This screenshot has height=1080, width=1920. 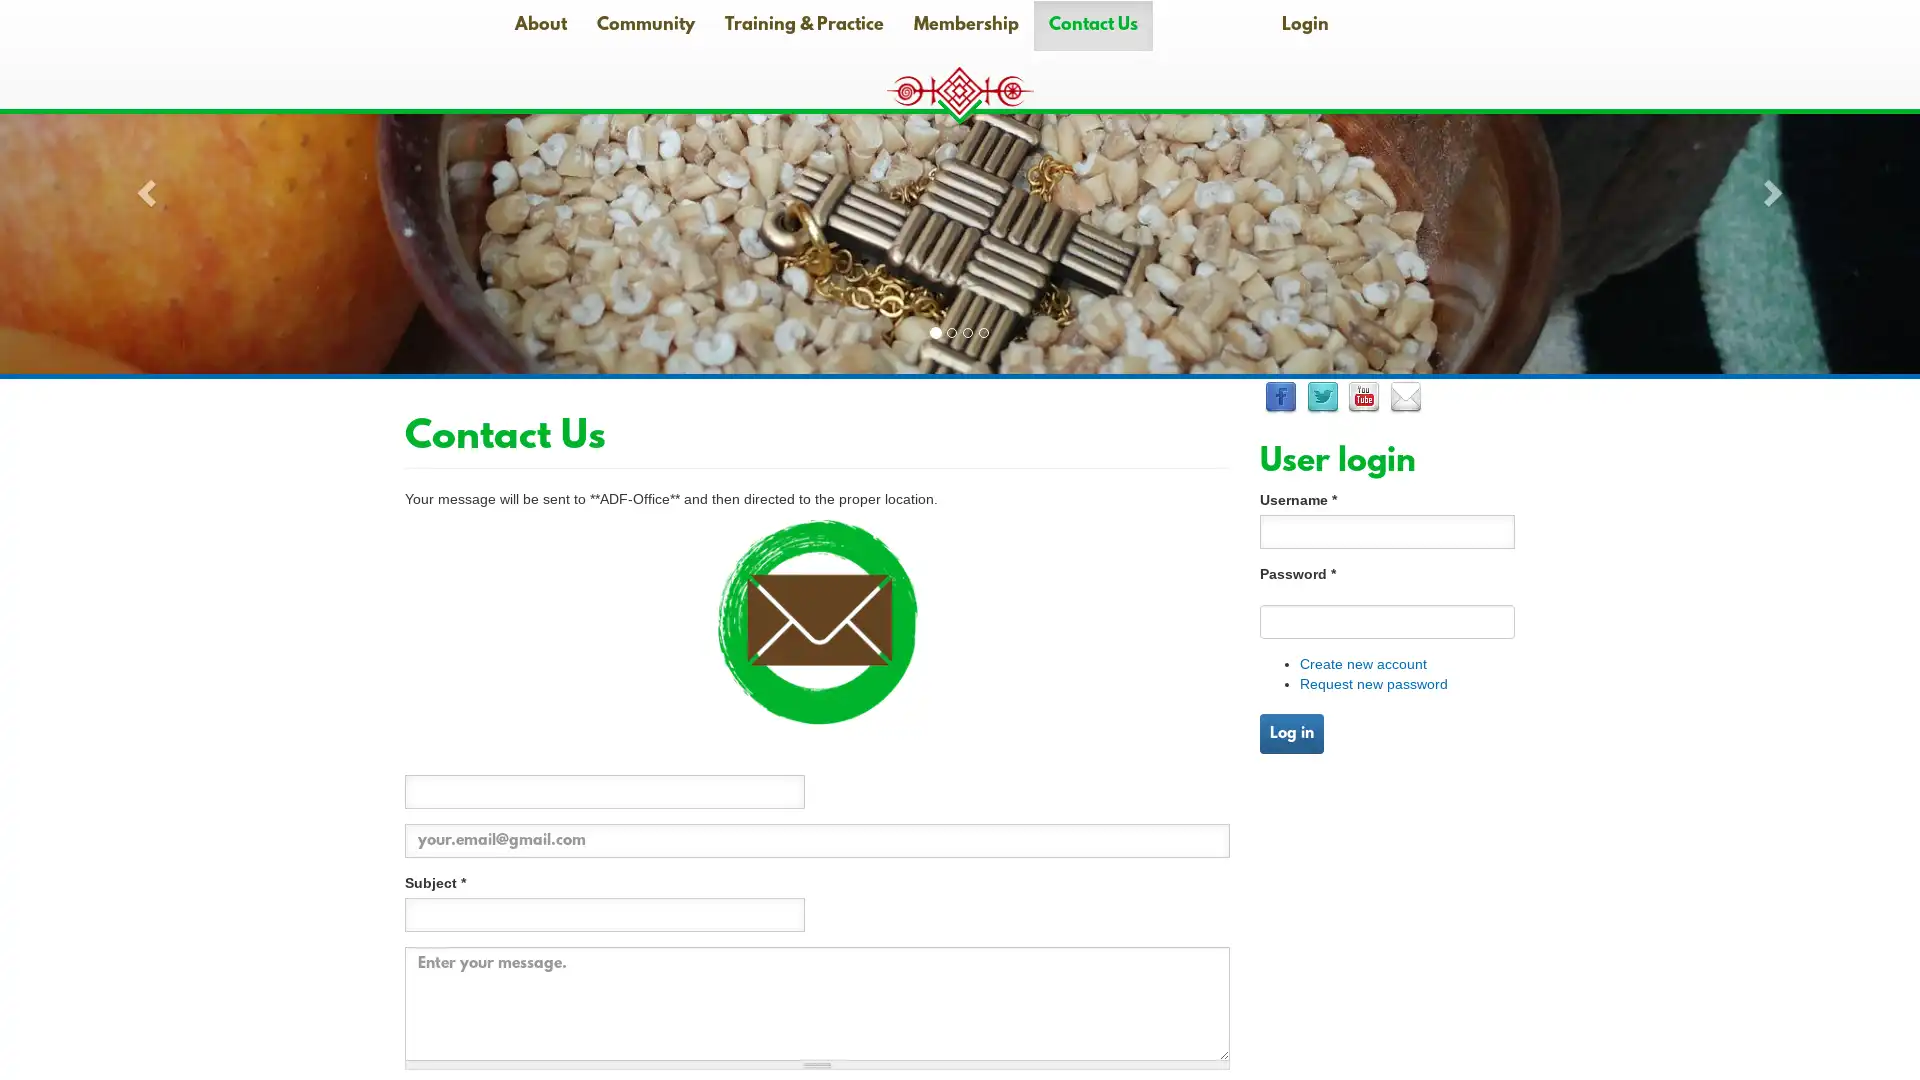 I want to click on Log in, so click(x=1291, y=732).